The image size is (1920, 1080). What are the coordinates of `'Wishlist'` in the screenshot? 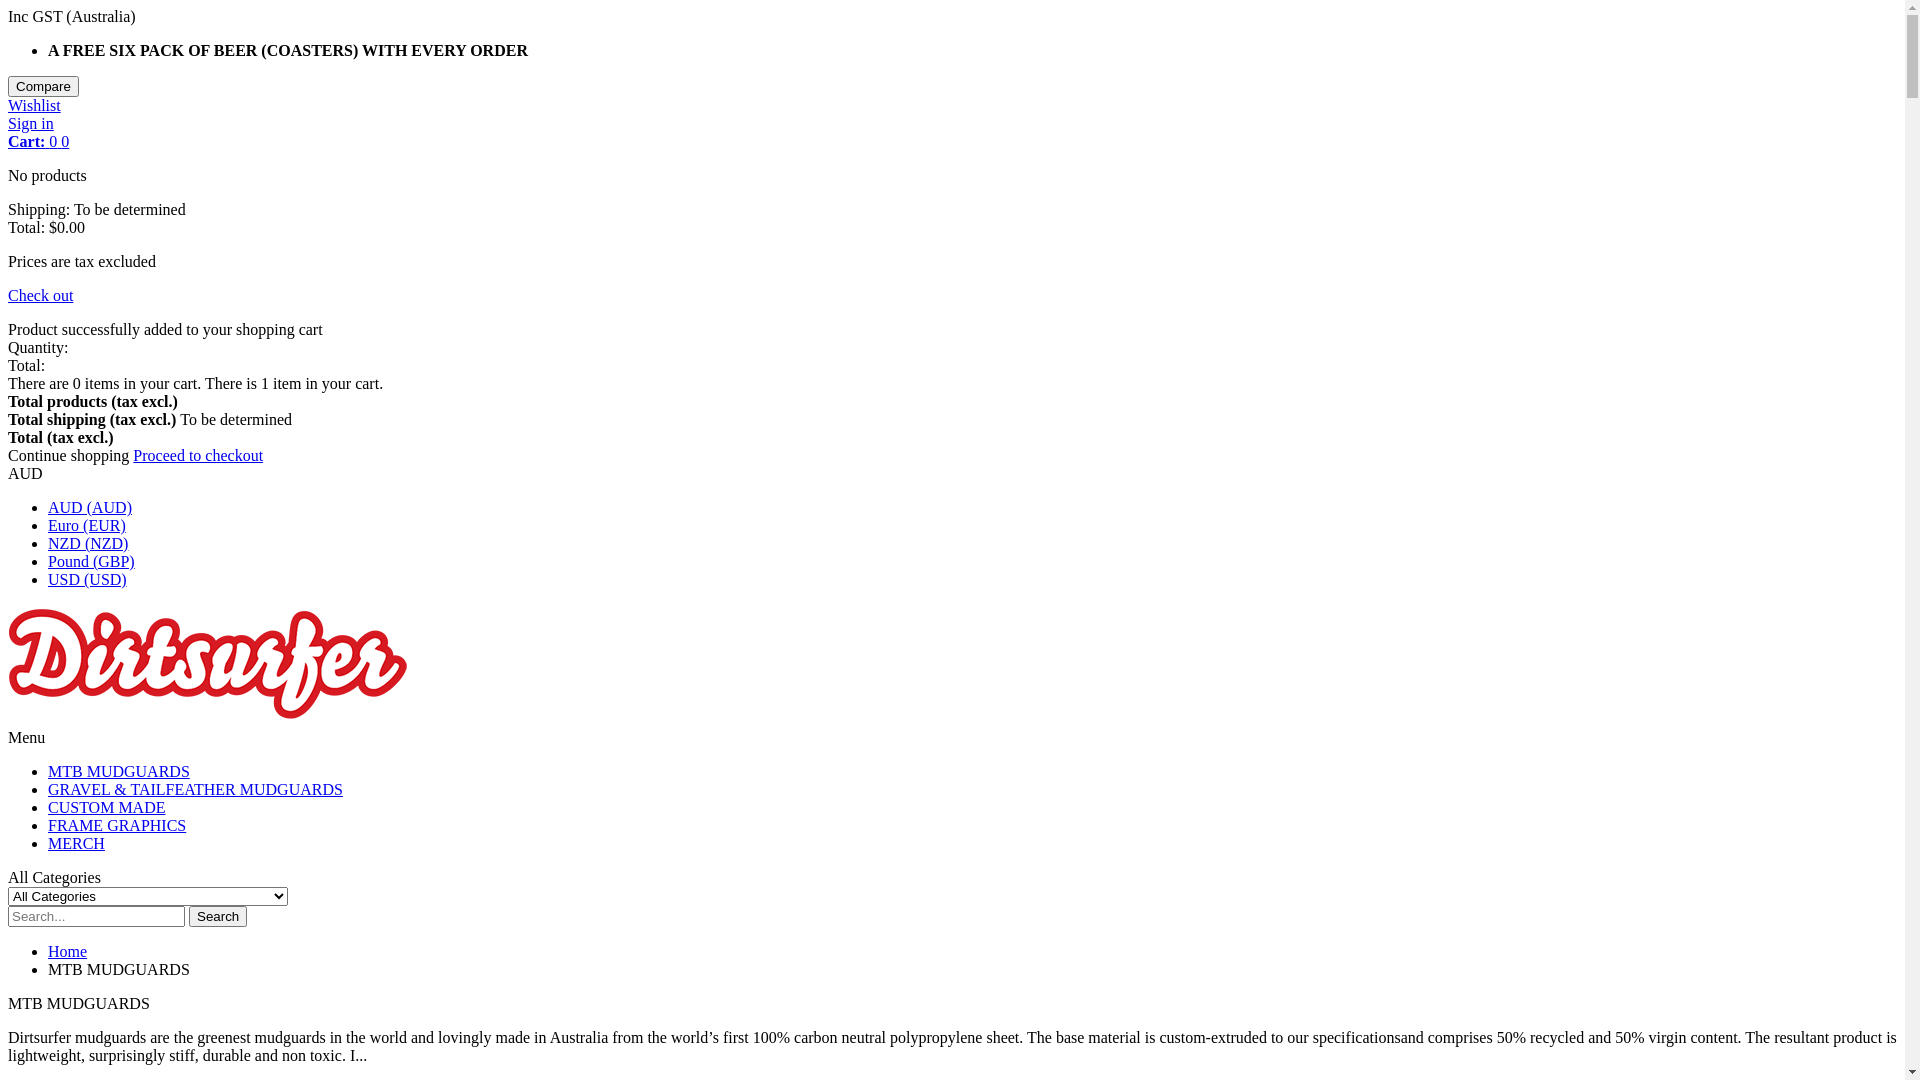 It's located at (8, 105).